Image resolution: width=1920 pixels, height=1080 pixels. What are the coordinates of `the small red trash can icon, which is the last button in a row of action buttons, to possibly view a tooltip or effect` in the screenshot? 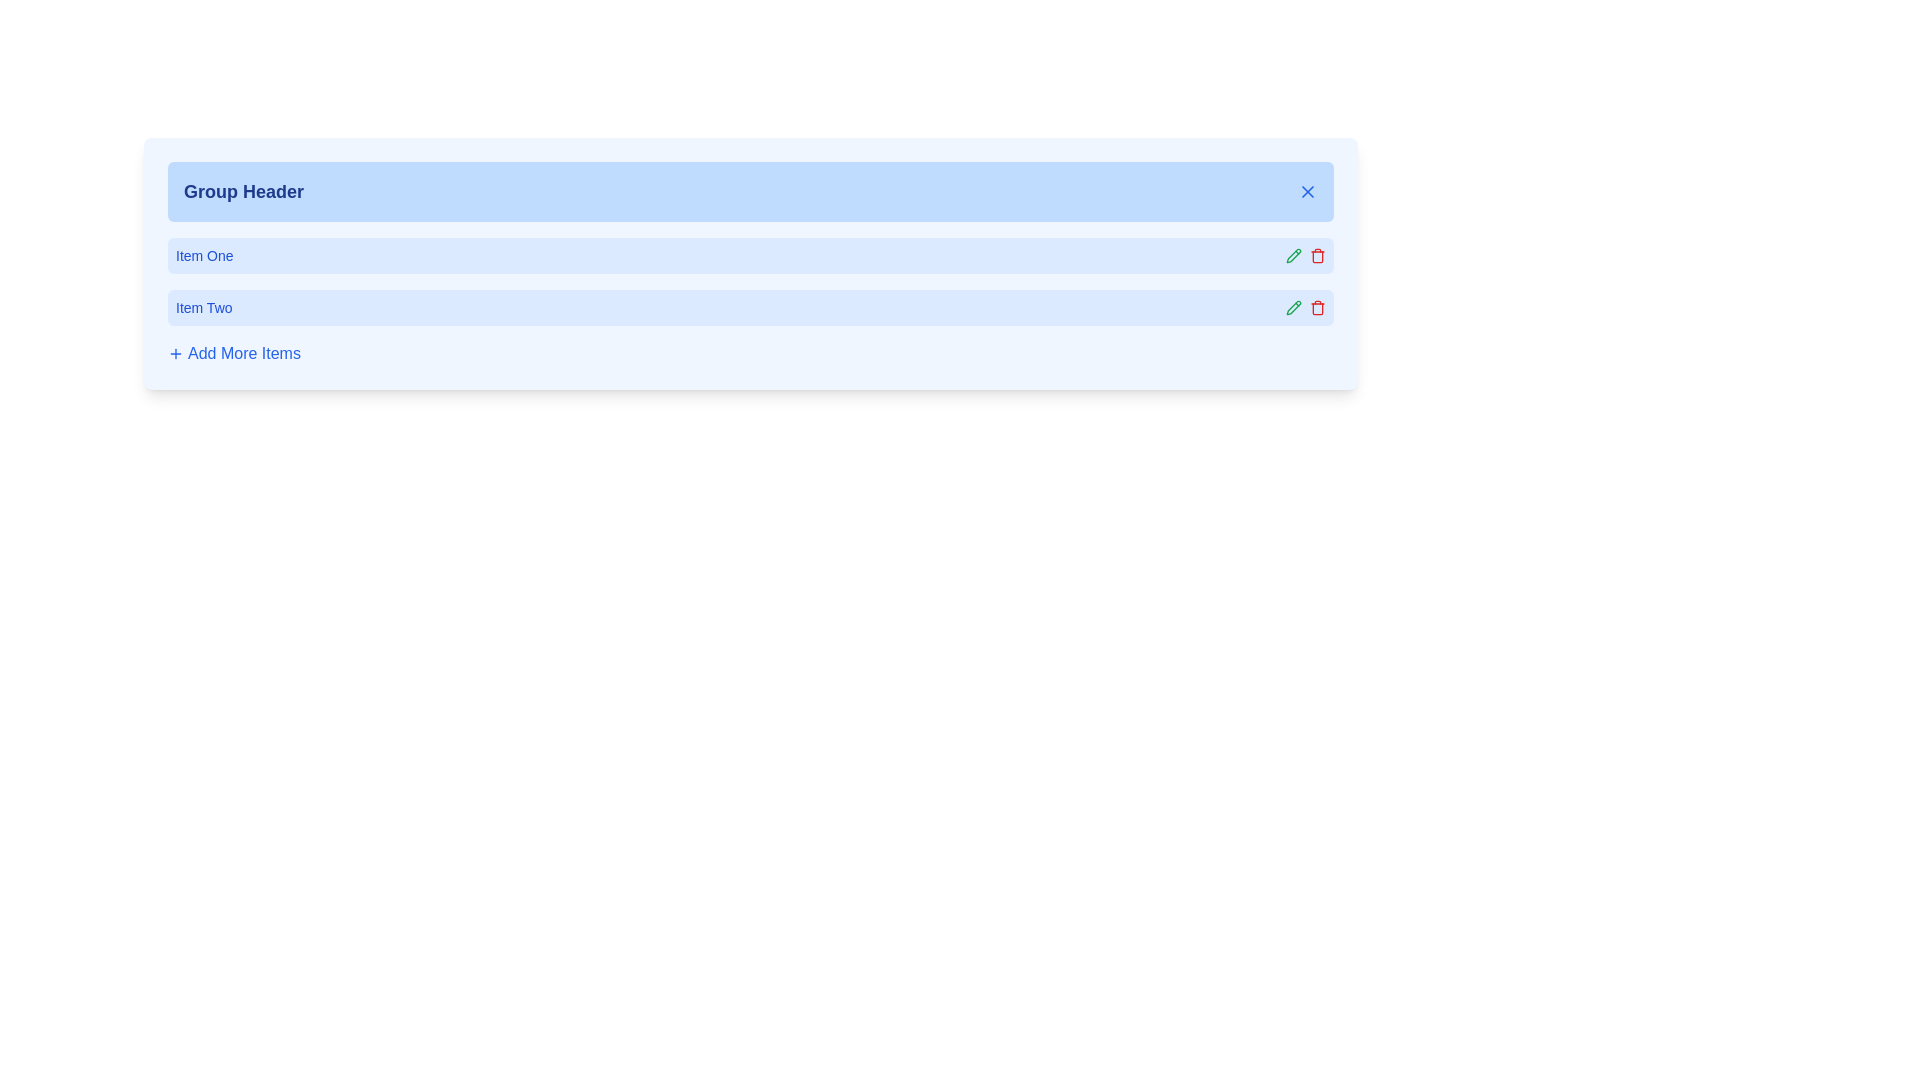 It's located at (1318, 254).